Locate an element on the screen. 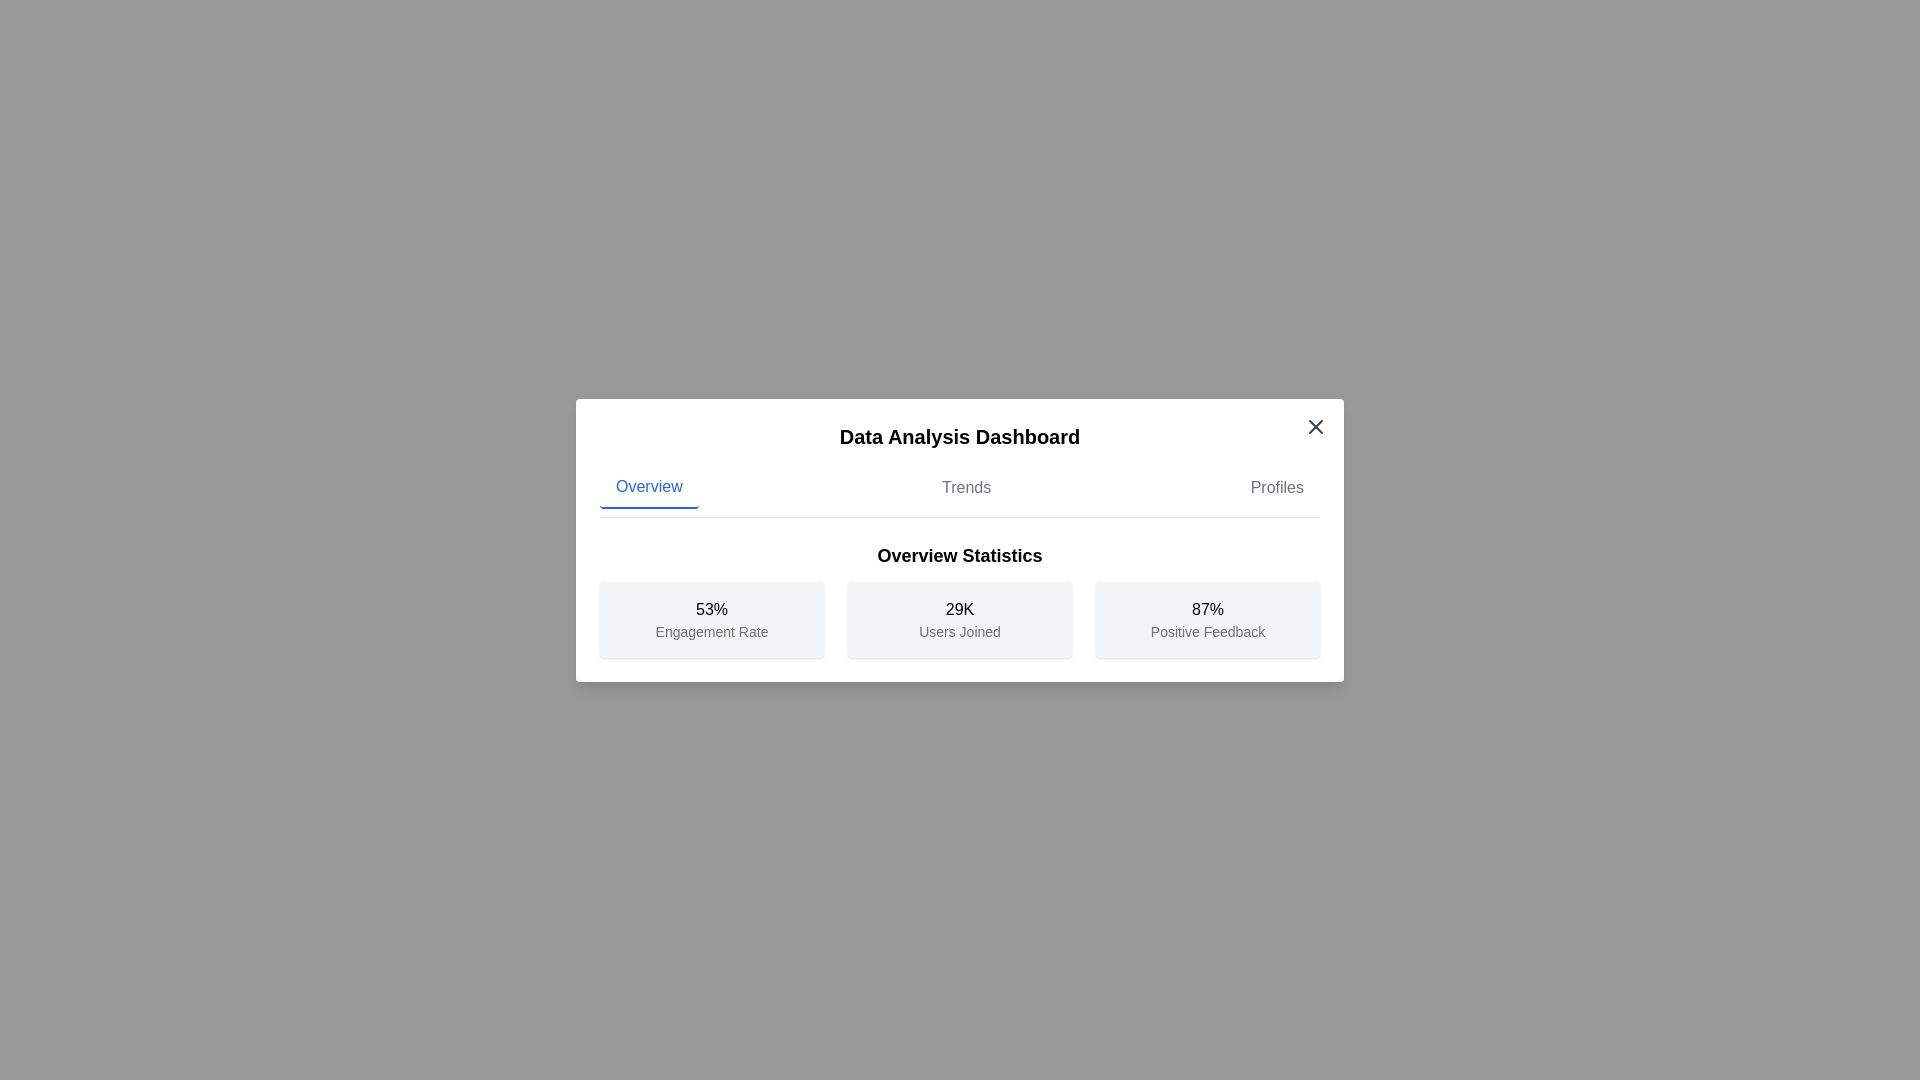  the close icon located in the top-right corner of the modal dialog is located at coordinates (1315, 424).